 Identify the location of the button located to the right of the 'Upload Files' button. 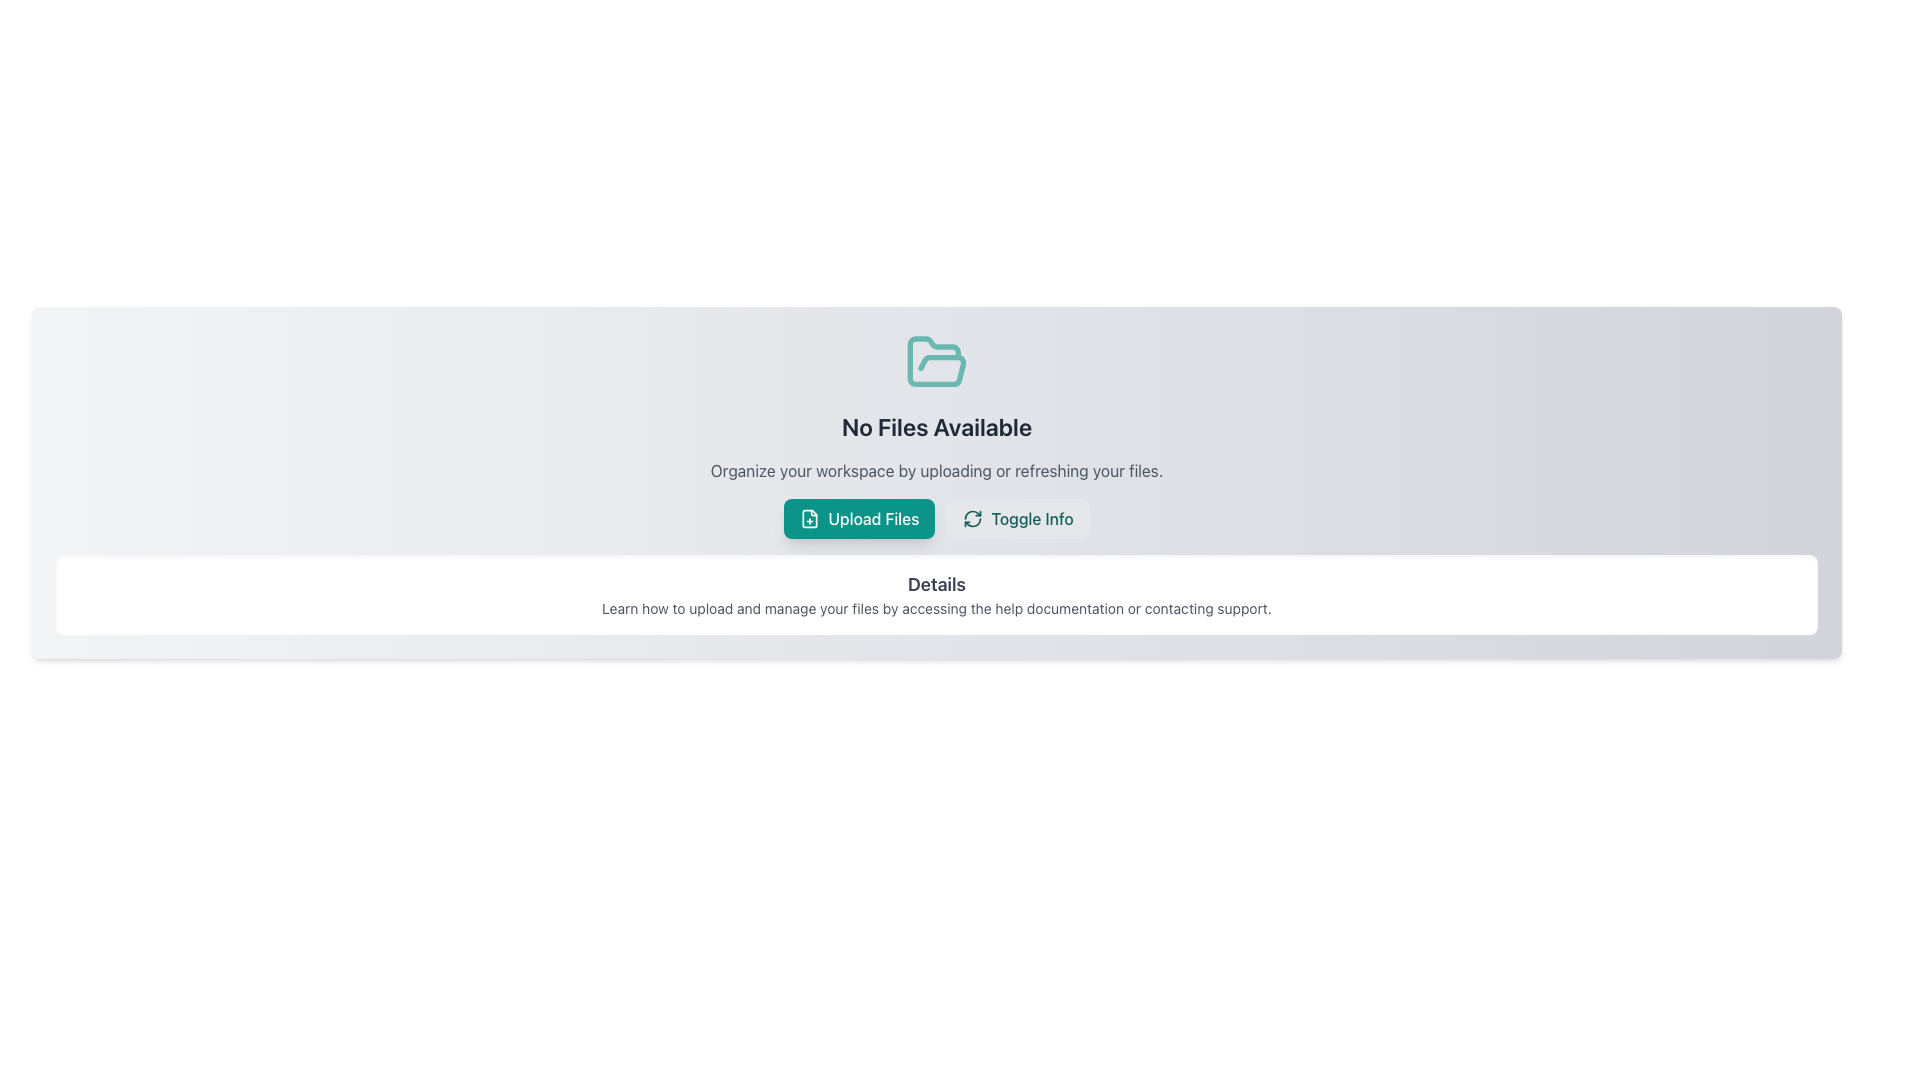
(1018, 518).